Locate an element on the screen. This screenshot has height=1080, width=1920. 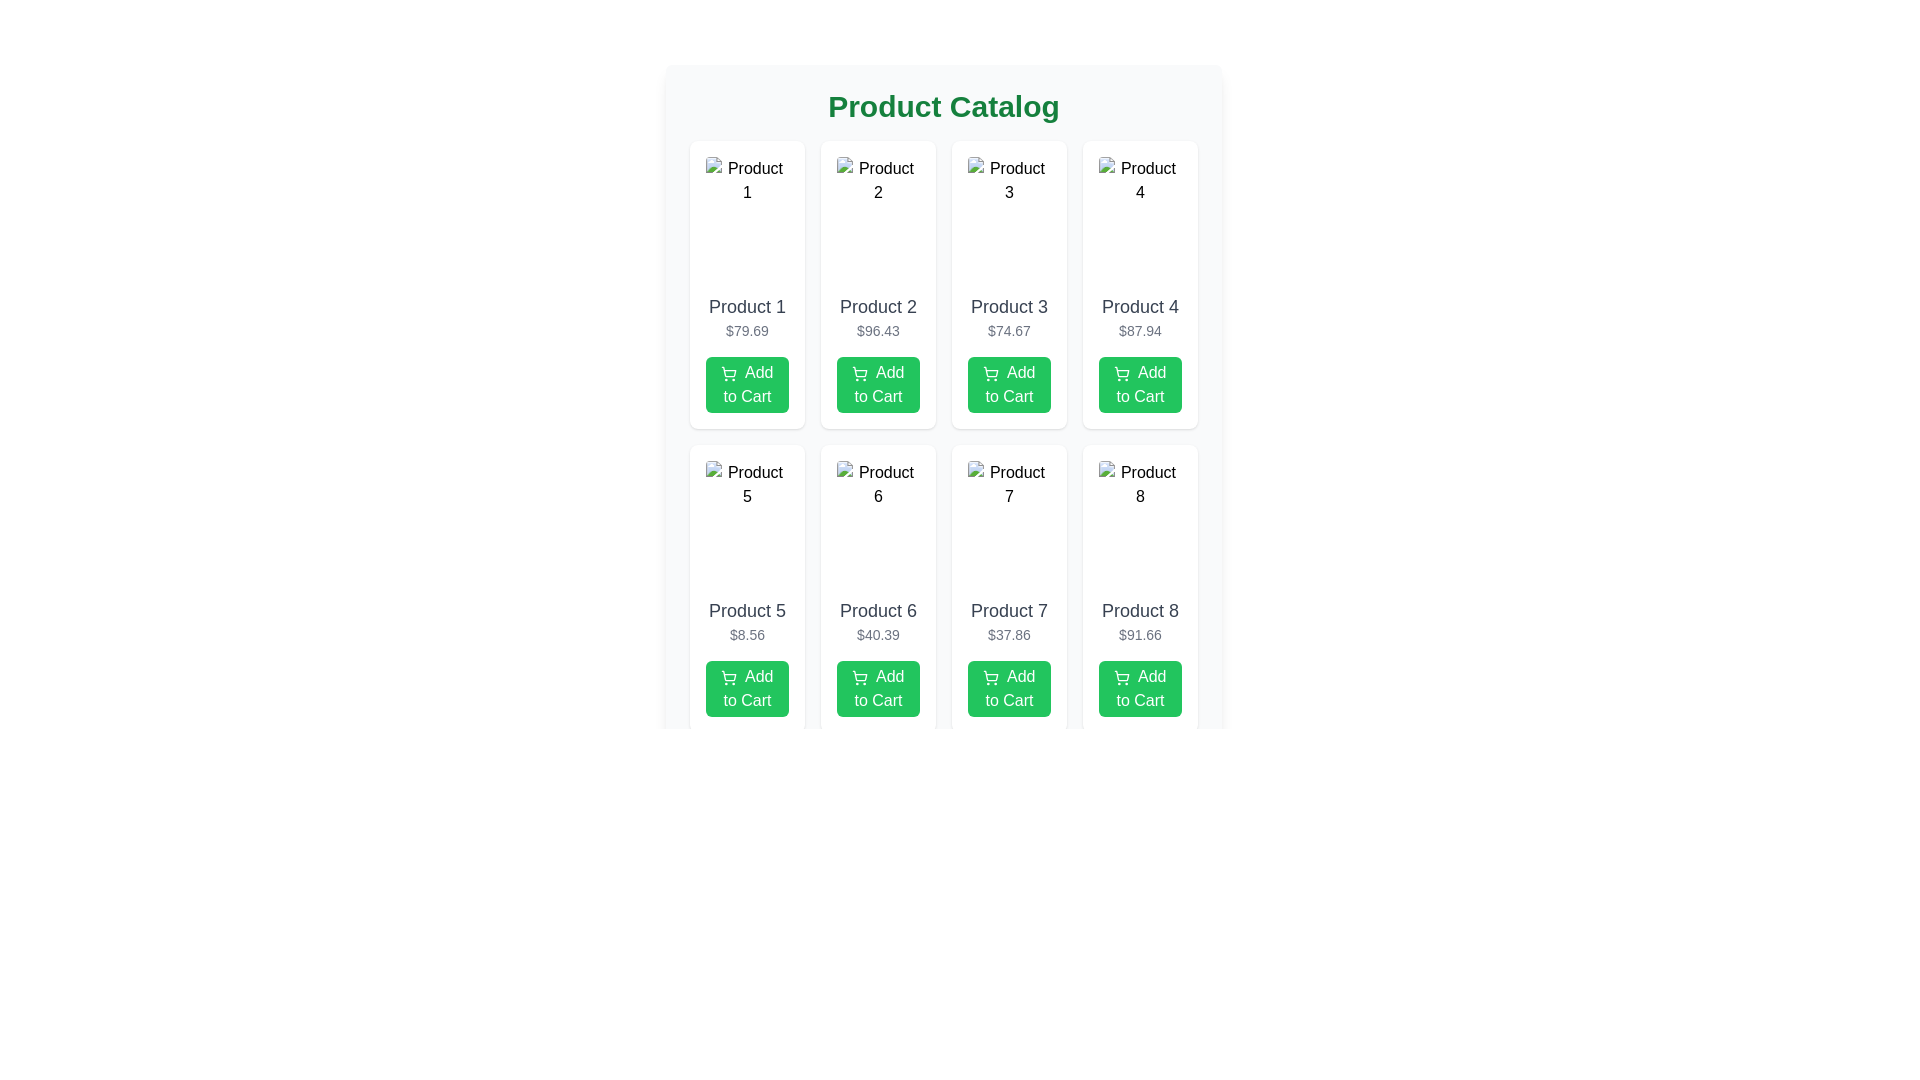
the graphical icon that signifies the action to add the associated product to the user's shopping cart, located within the 'Add to Cart' button for Product 3 is located at coordinates (991, 371).